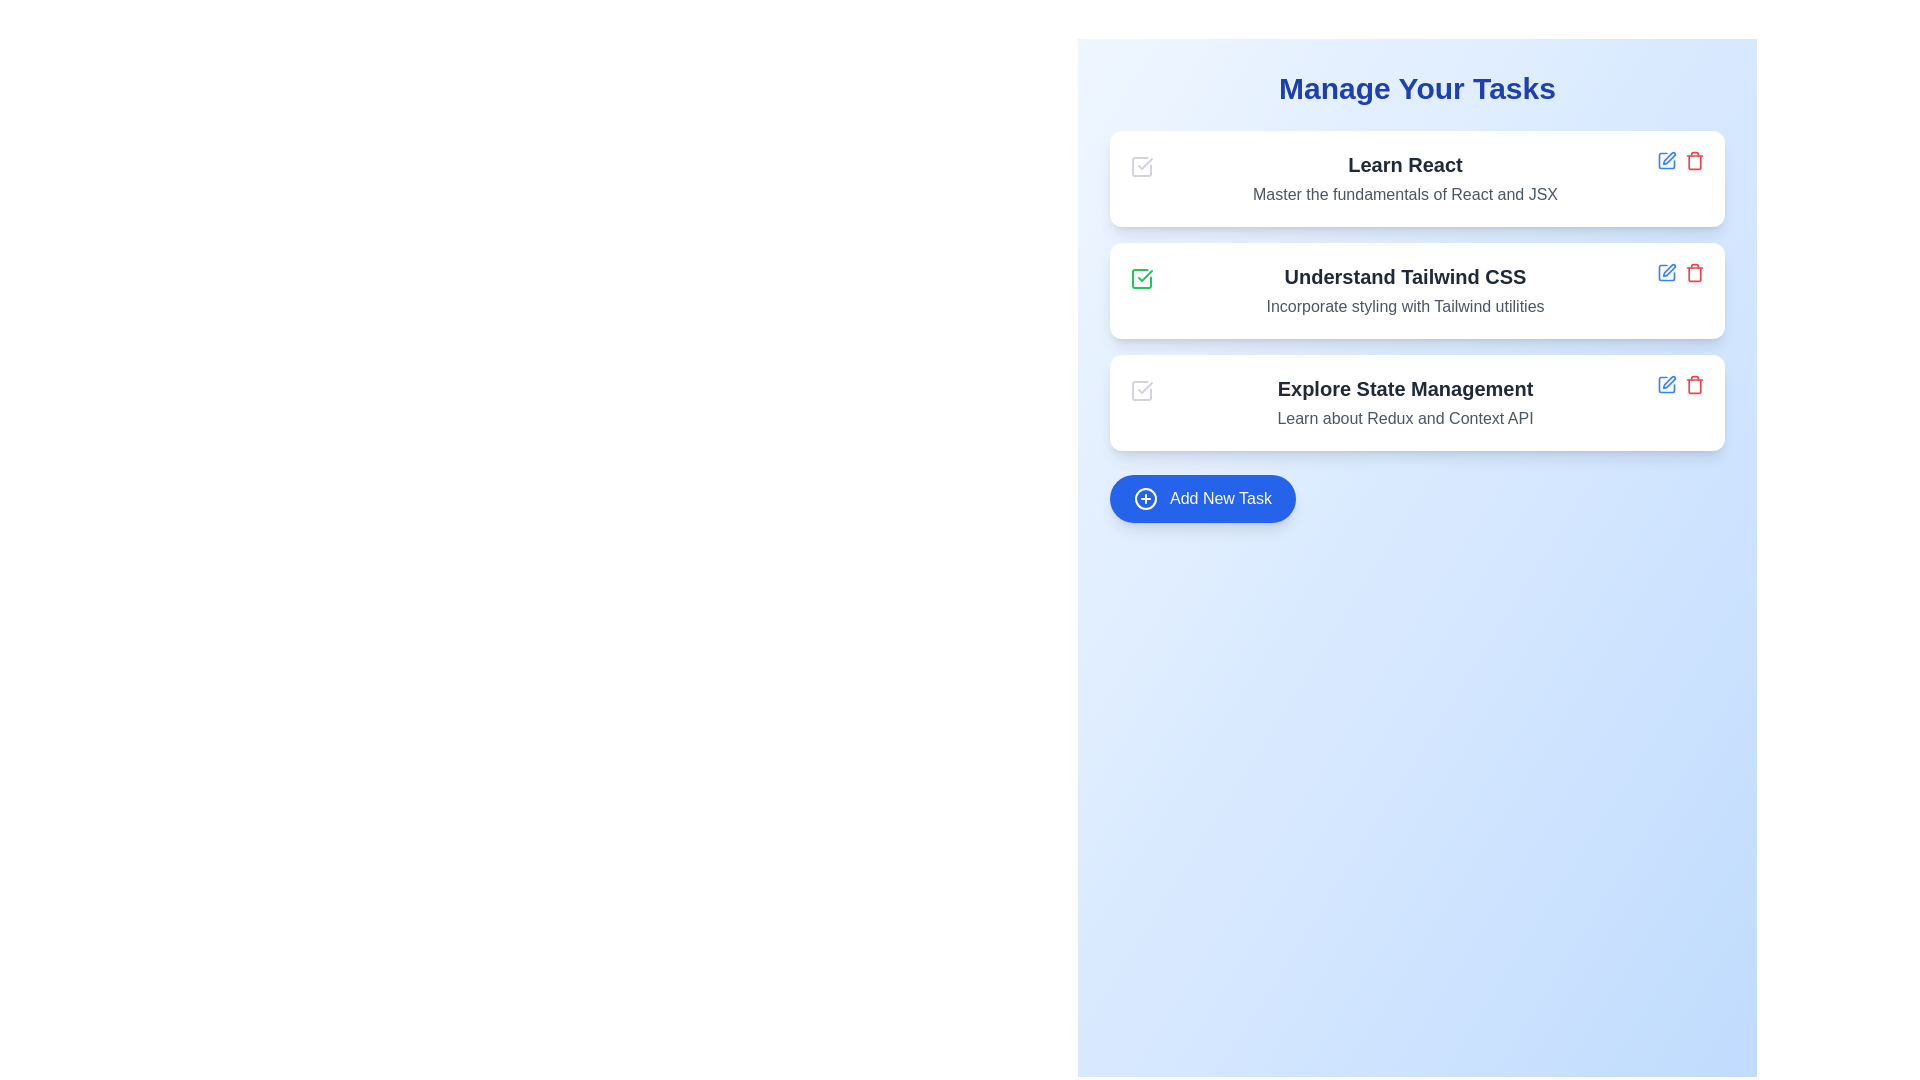 The image size is (1920, 1080). What do you see at coordinates (1145, 276) in the screenshot?
I see `the green checkmark icon located near the 'Understand Tailwind CSS' text in the task list` at bounding box center [1145, 276].